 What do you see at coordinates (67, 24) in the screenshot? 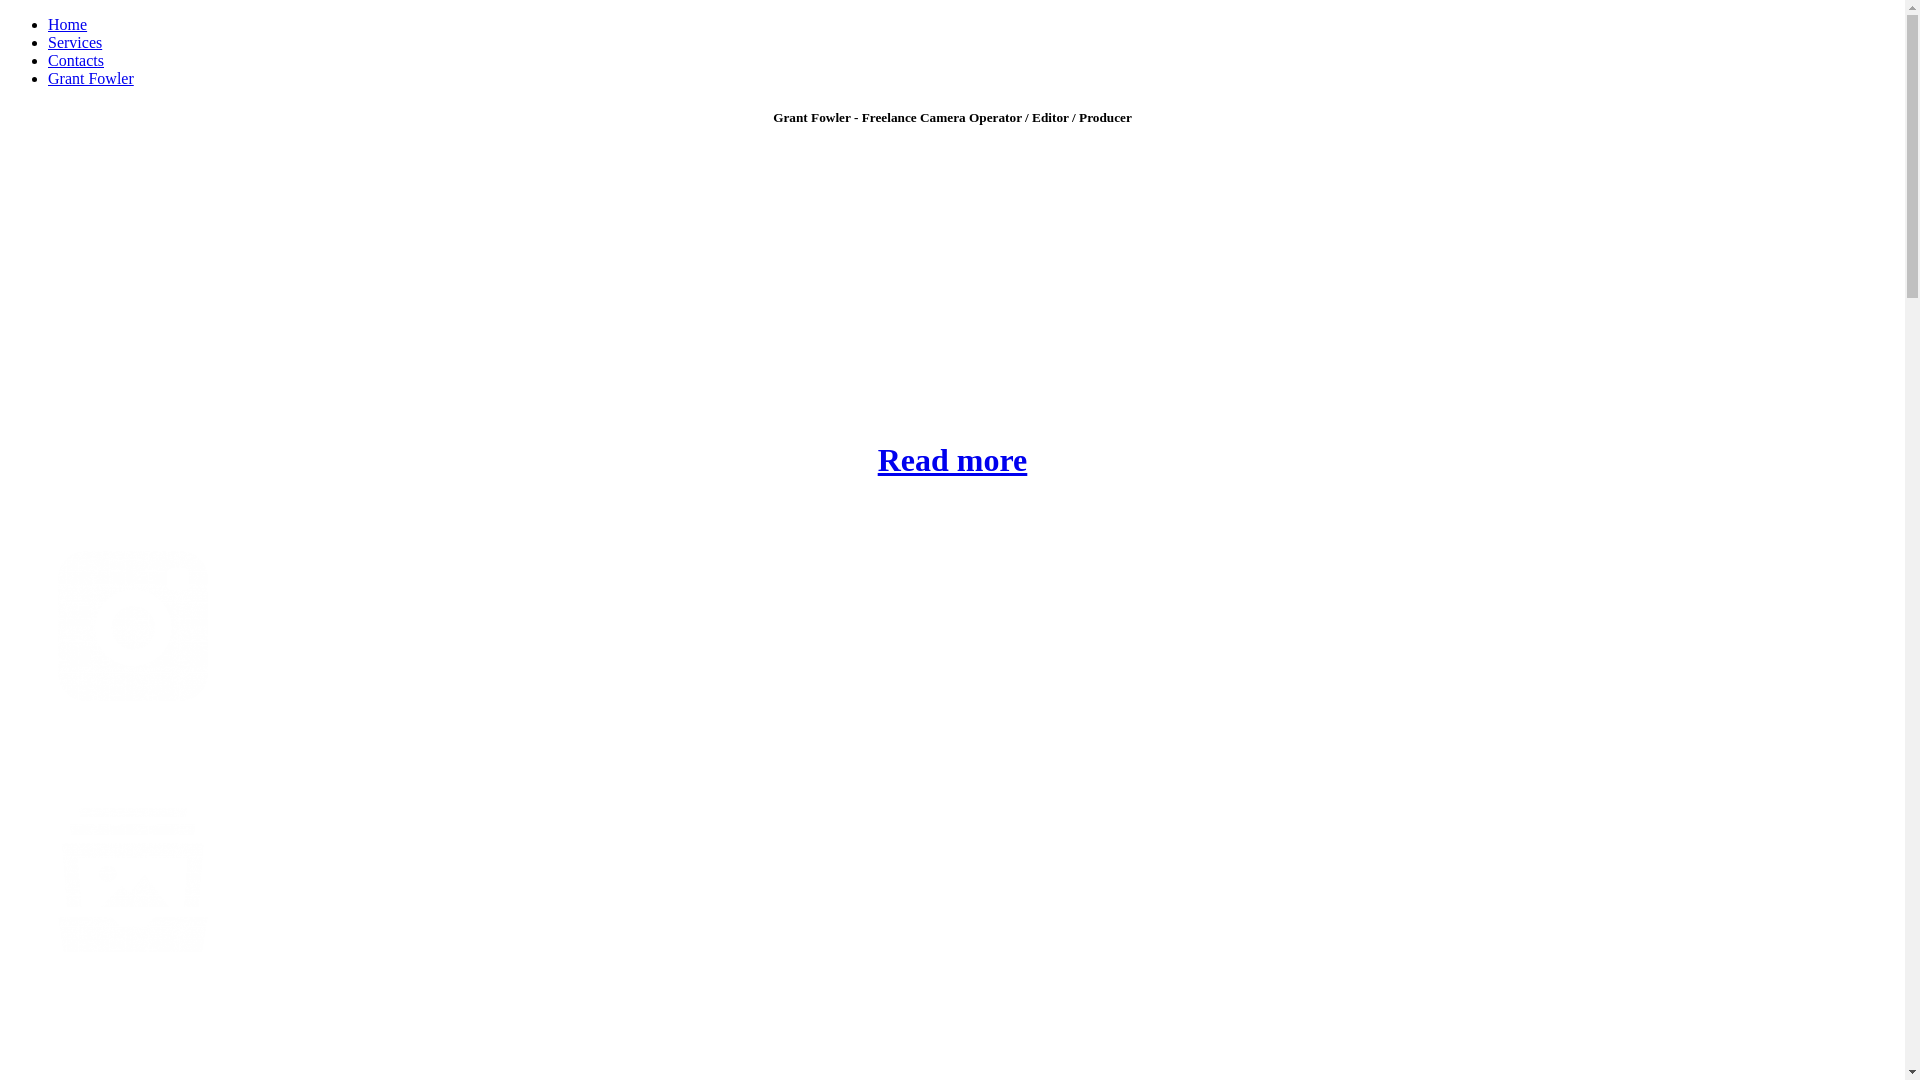
I see `'Home'` at bounding box center [67, 24].